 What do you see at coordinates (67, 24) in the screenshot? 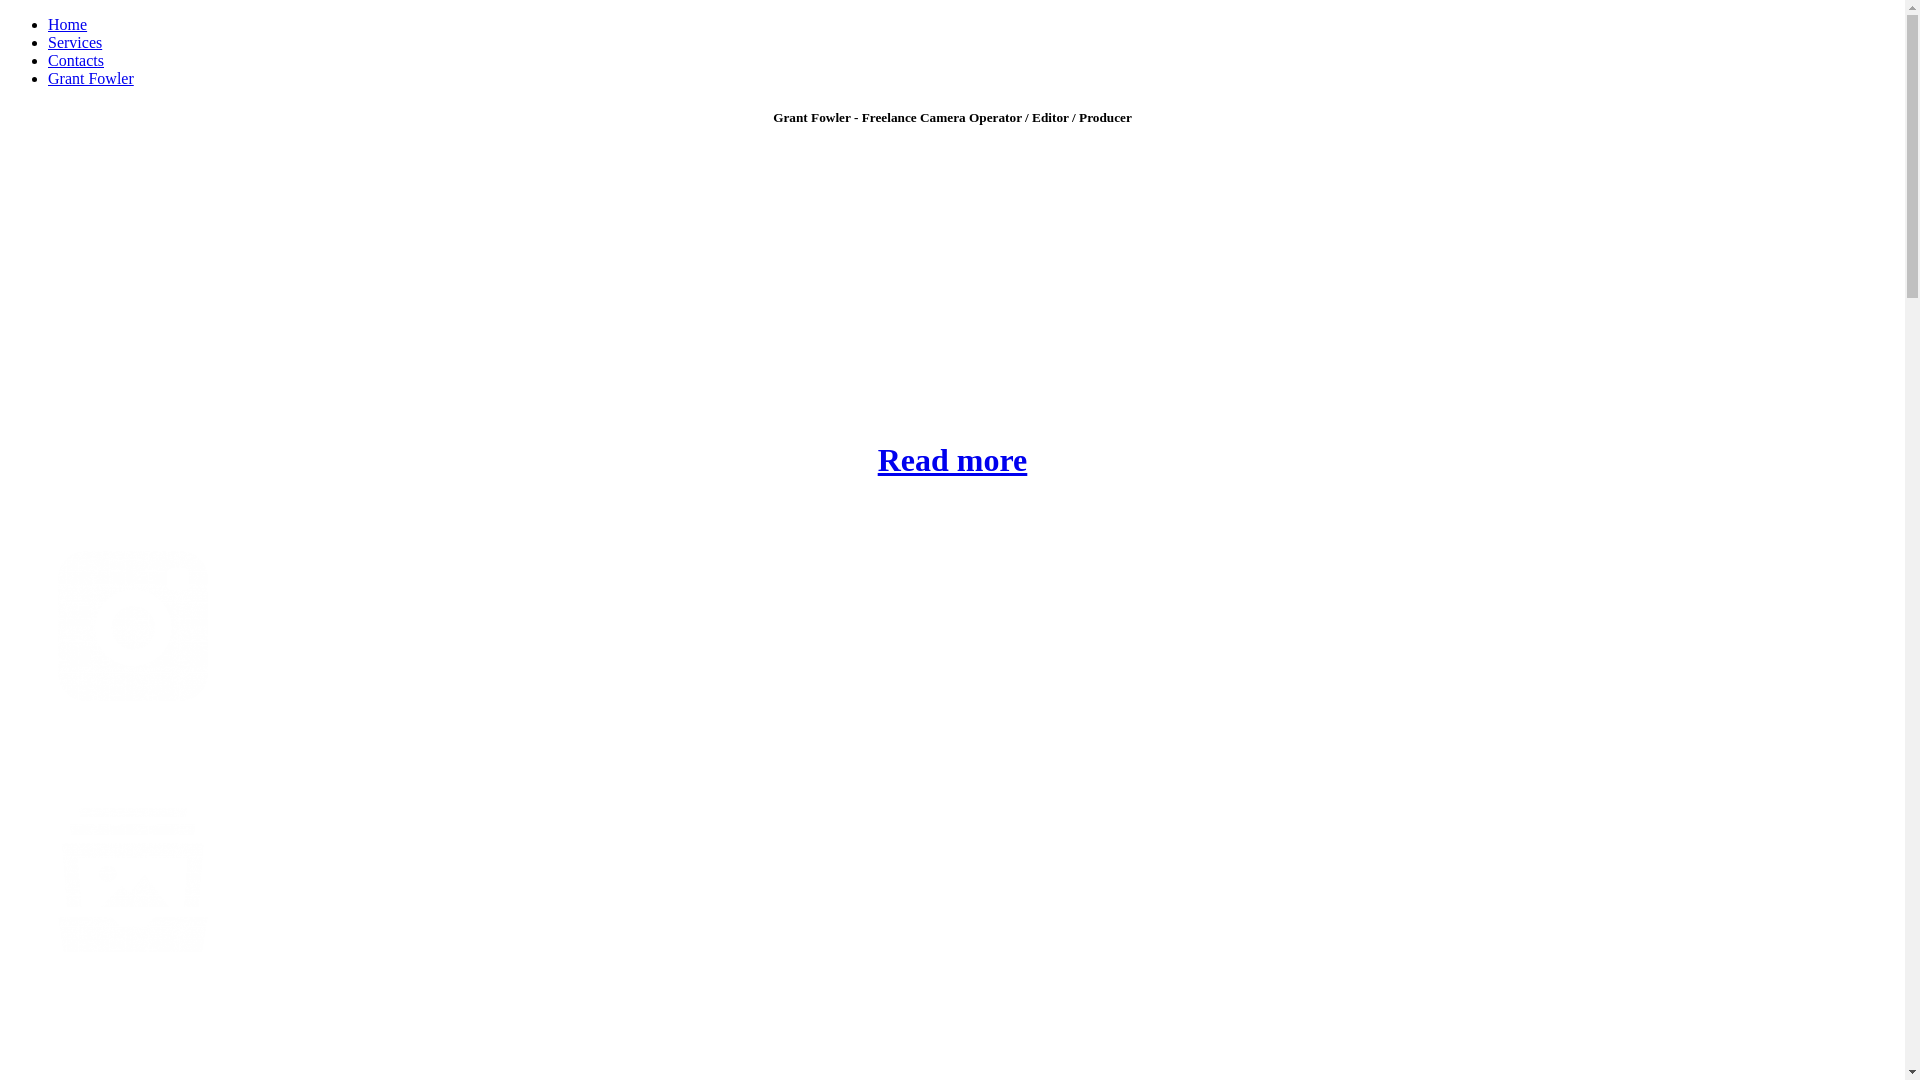
I see `'Home'` at bounding box center [67, 24].